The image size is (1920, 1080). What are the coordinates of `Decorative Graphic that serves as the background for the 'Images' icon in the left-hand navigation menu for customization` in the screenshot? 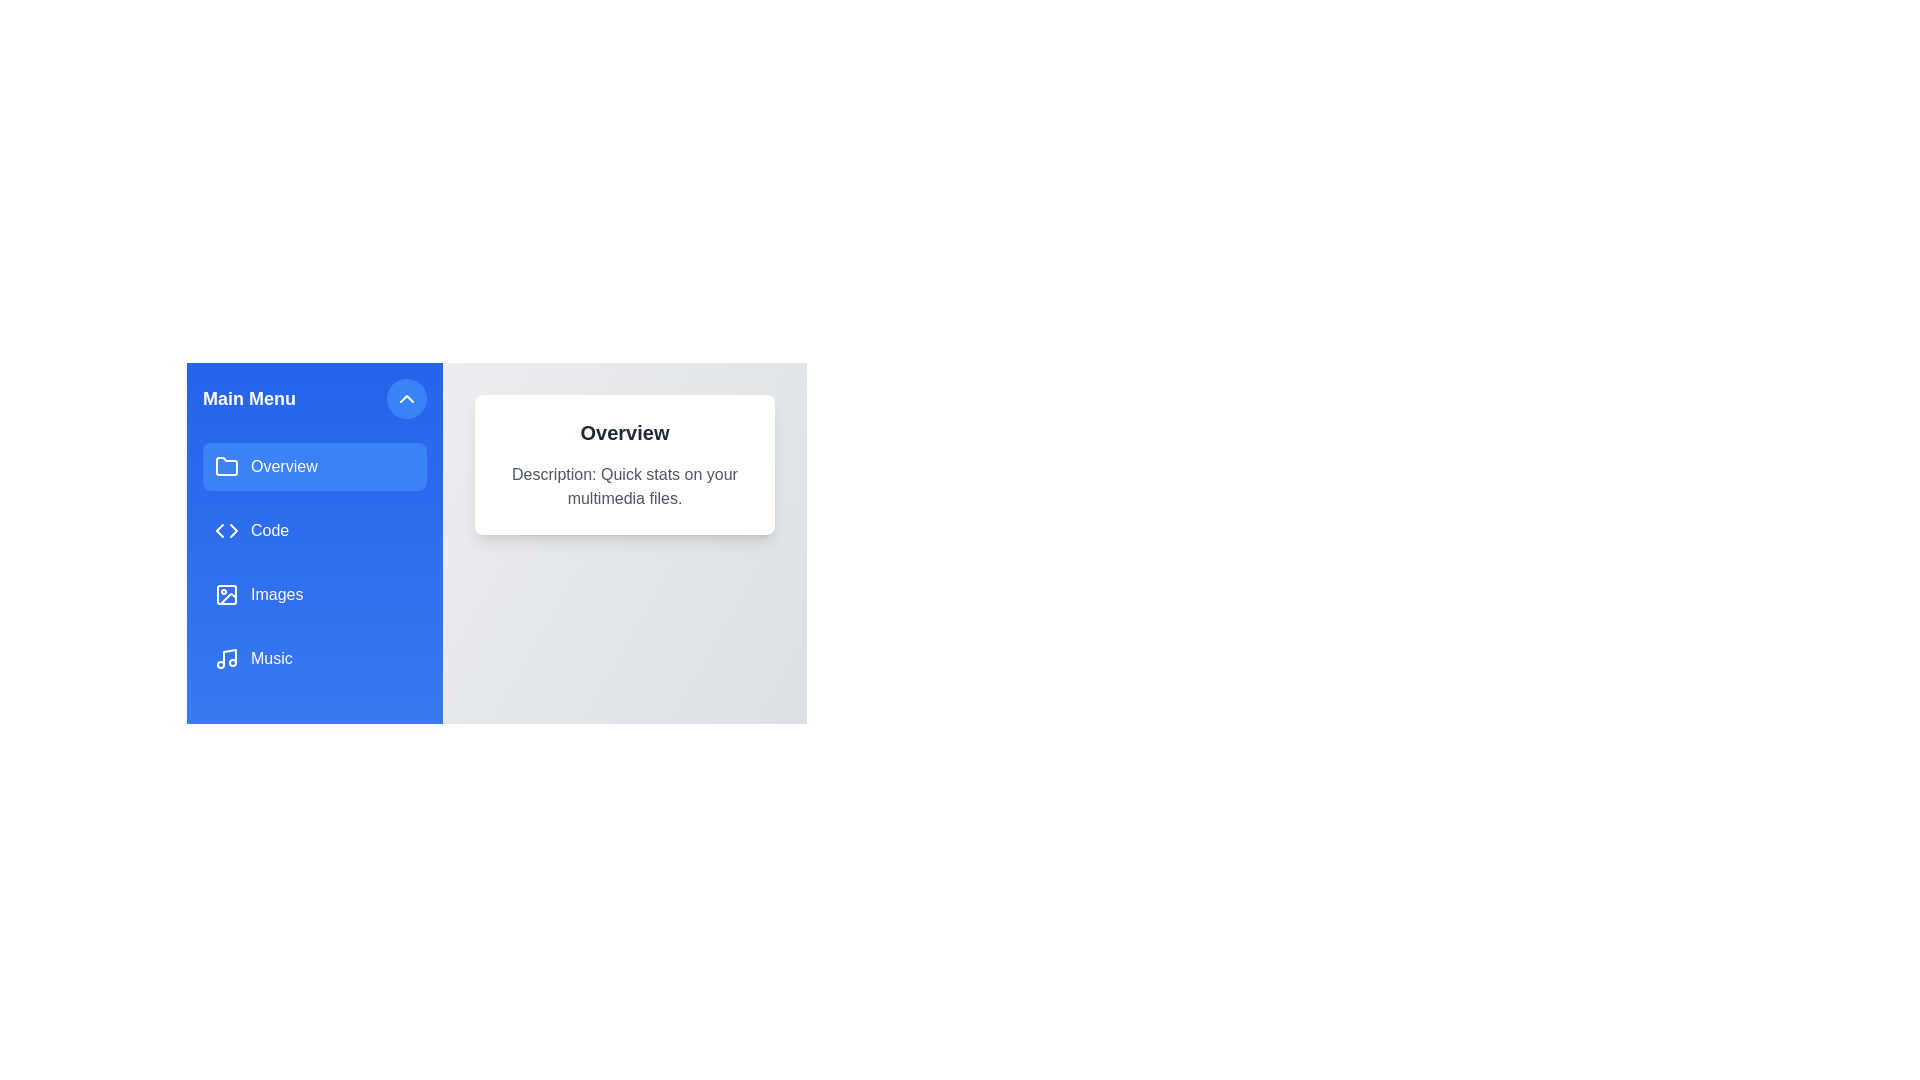 It's located at (226, 593).